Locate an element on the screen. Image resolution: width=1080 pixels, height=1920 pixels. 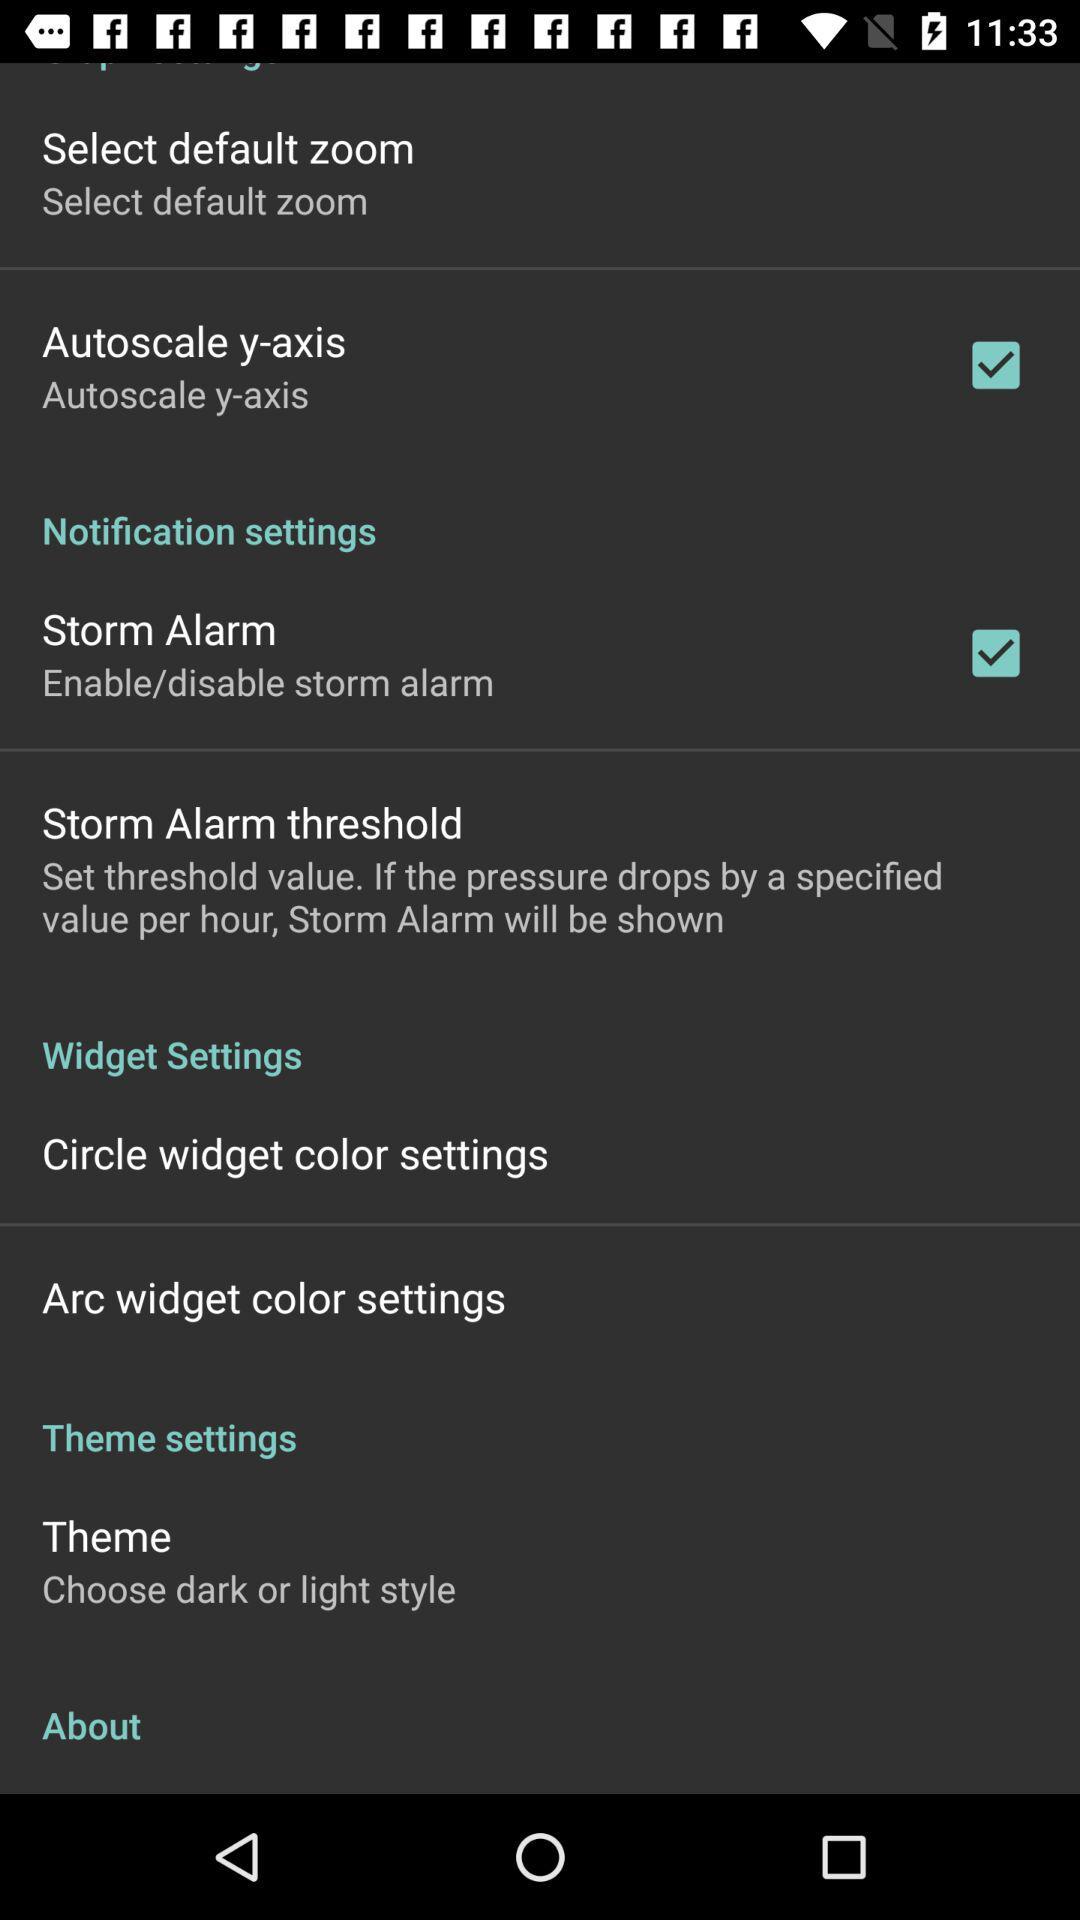
the item above the about app is located at coordinates (248, 1587).